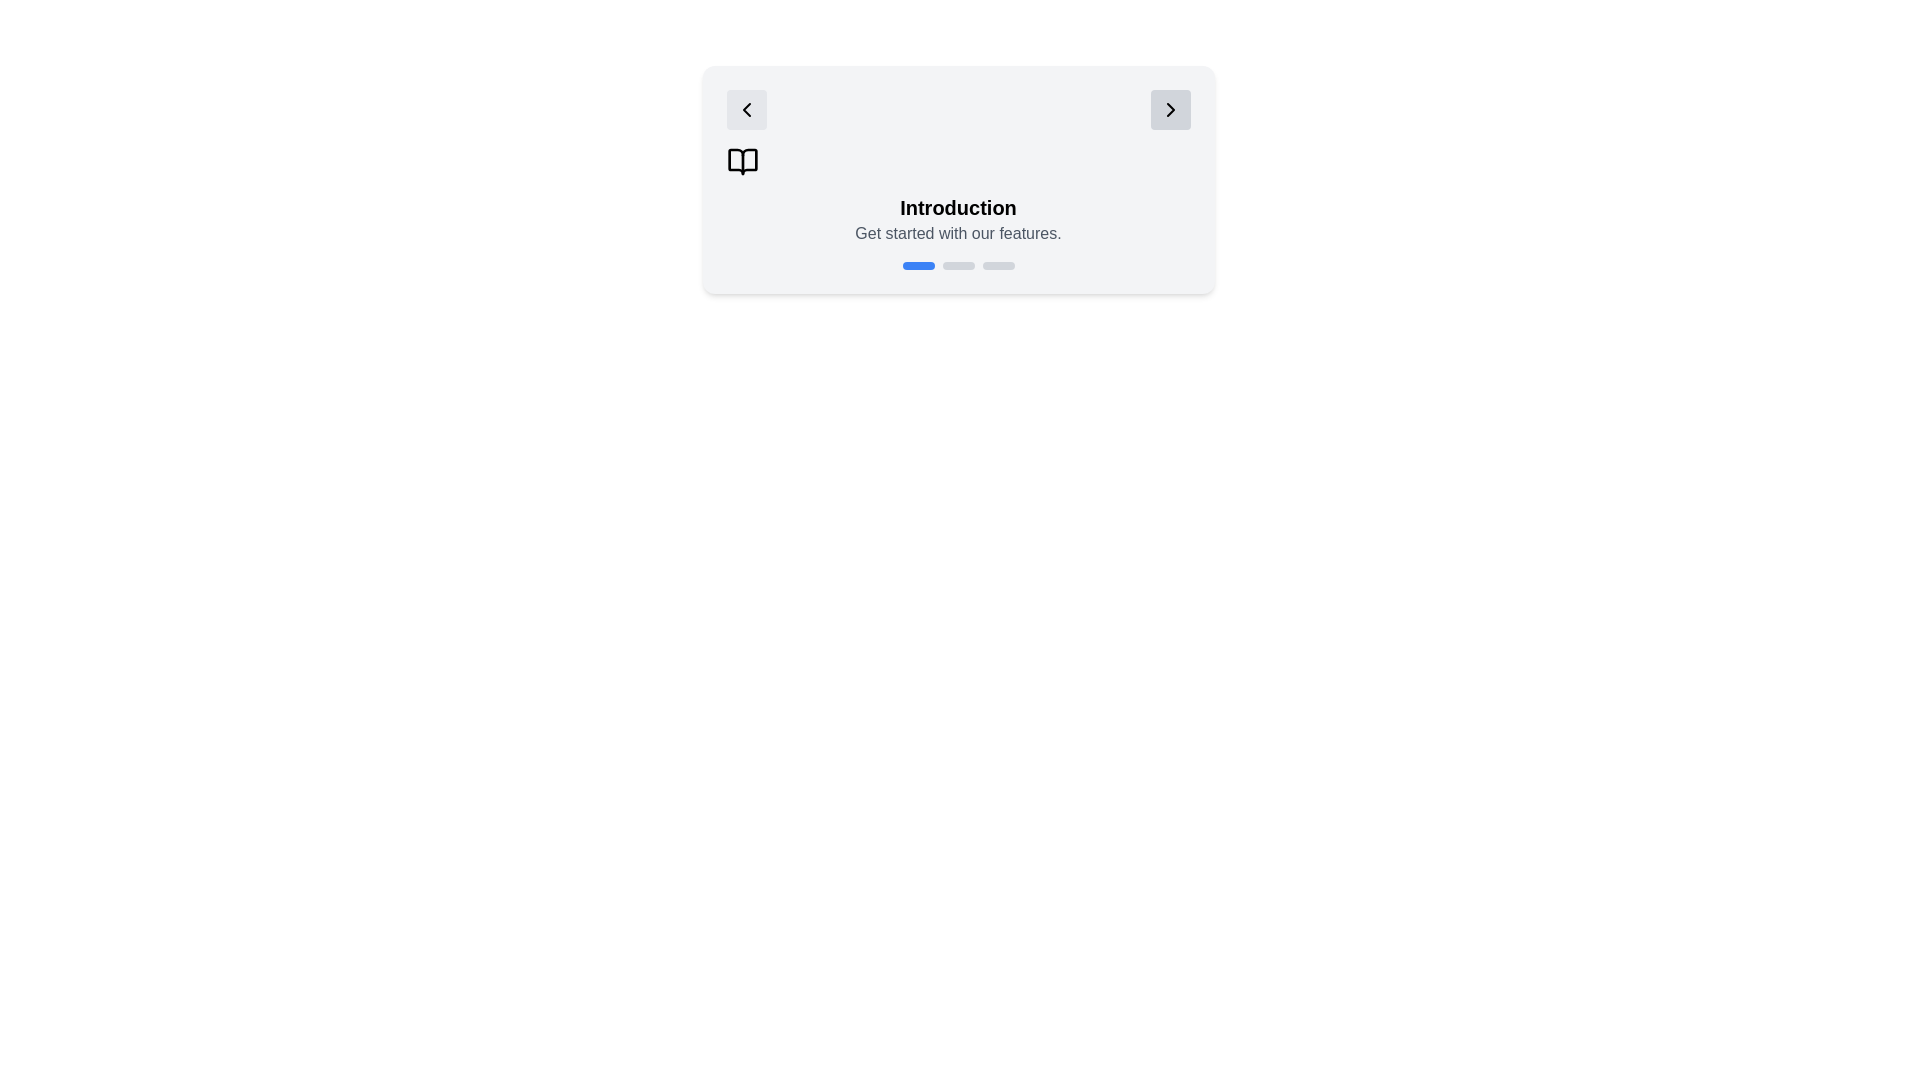 The width and height of the screenshot is (1920, 1080). What do you see at coordinates (1170, 110) in the screenshot?
I see `'next' button on the right side of the stepper to navigate to the next step` at bounding box center [1170, 110].